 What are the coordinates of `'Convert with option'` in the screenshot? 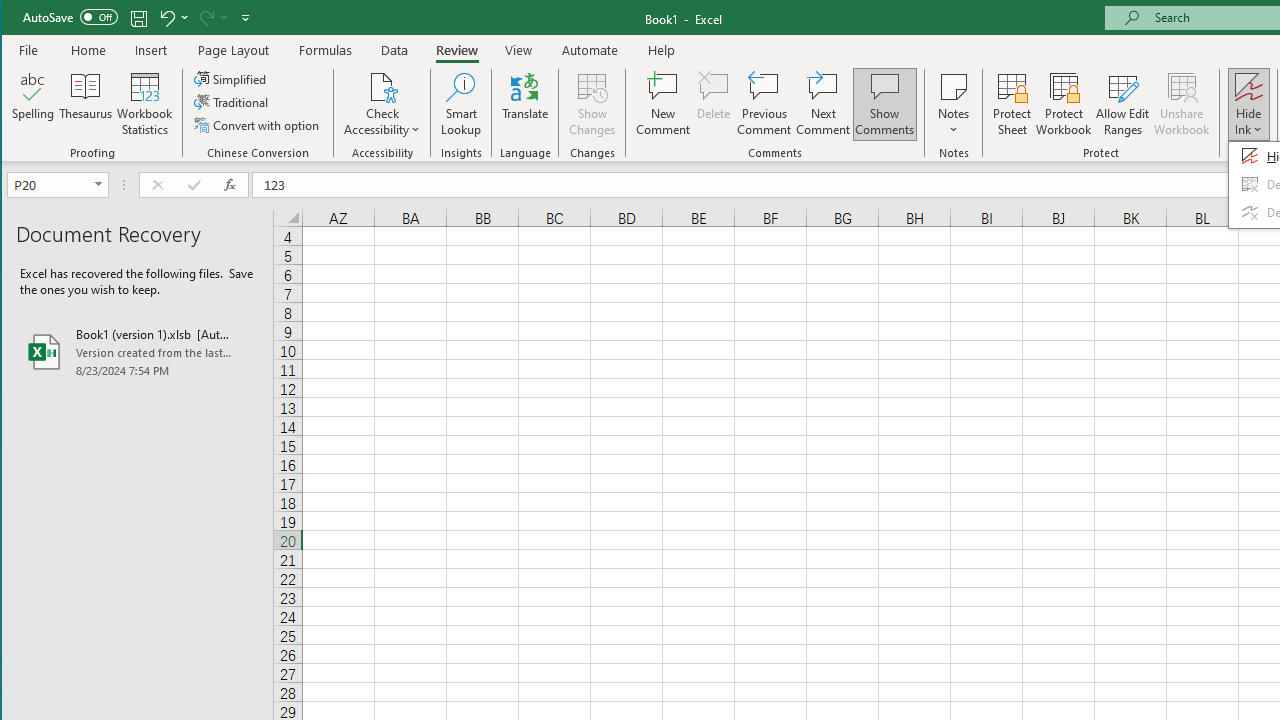 It's located at (257, 125).